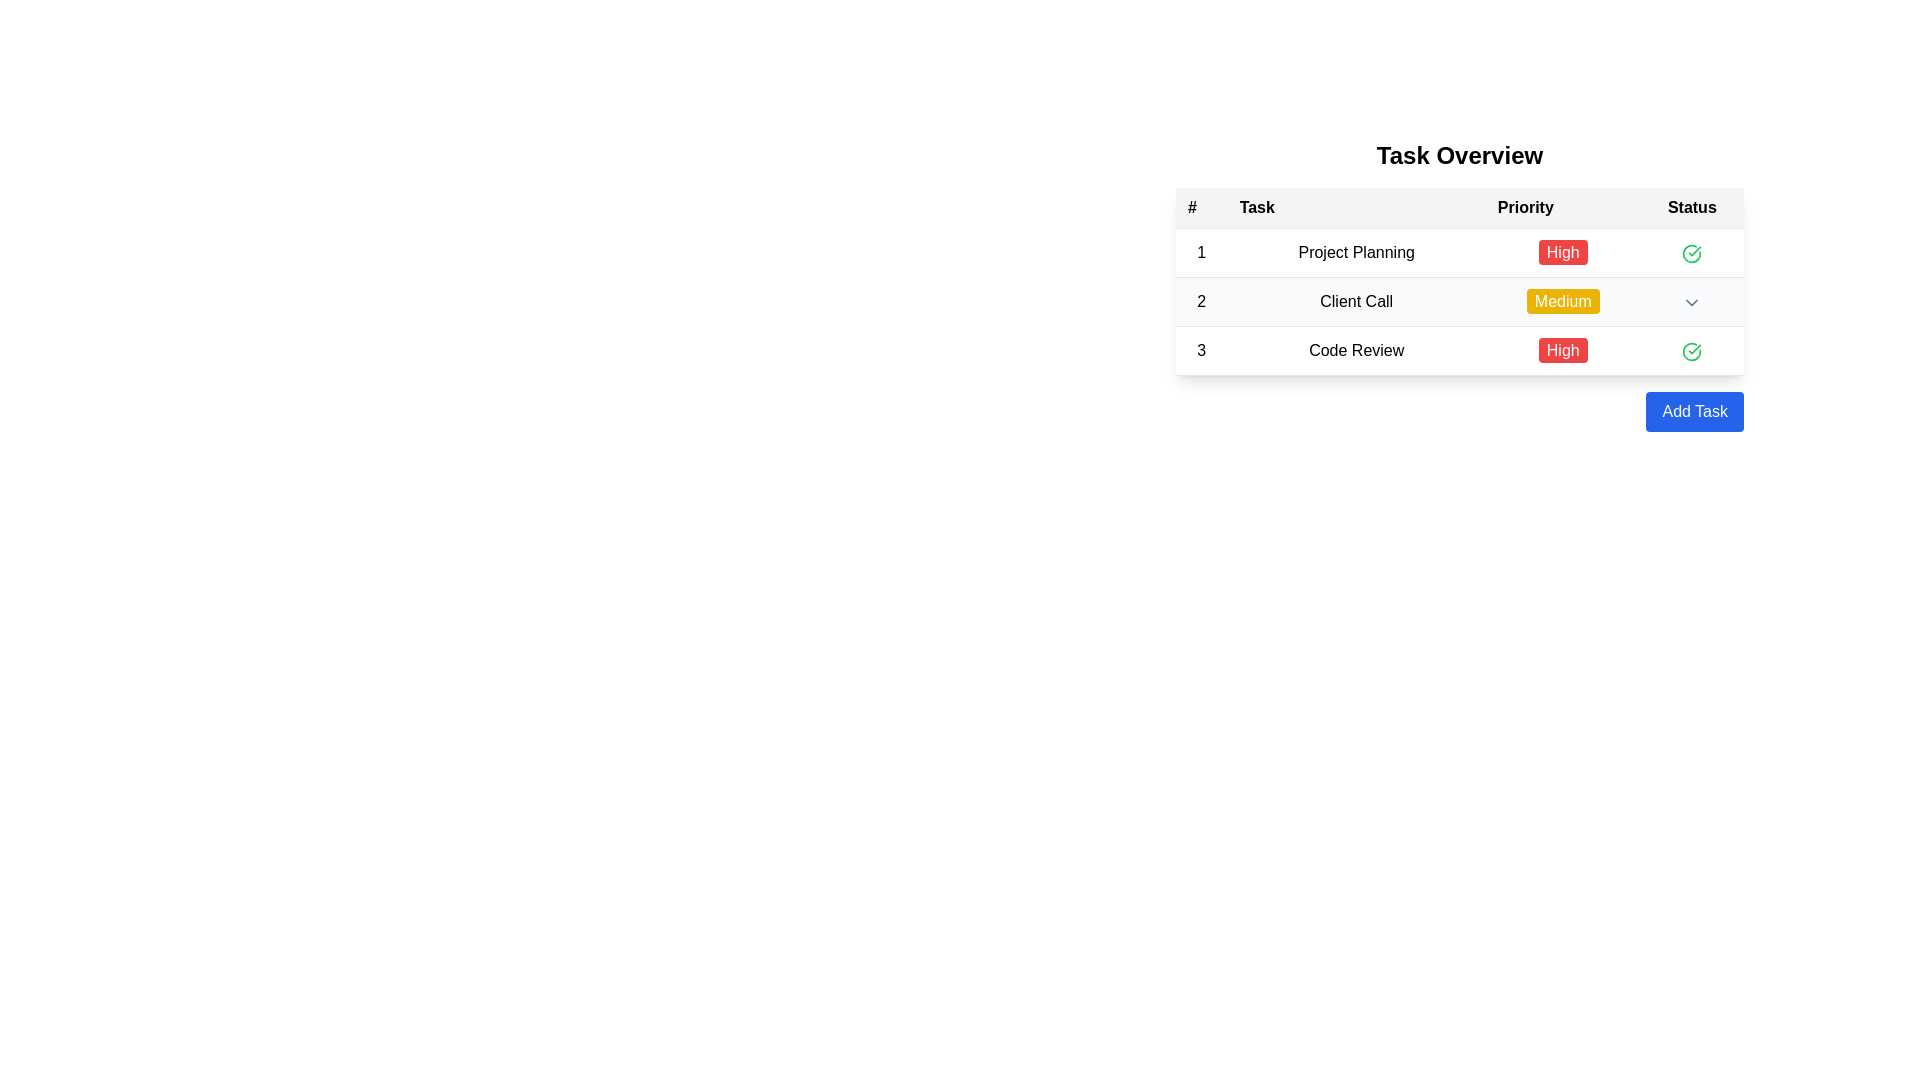 The width and height of the screenshot is (1920, 1080). What do you see at coordinates (1200, 252) in the screenshot?
I see `the numerical indicator displaying '1' in the first column of the task list table under the '#' header, which is part of the 'Project Planning' row` at bounding box center [1200, 252].